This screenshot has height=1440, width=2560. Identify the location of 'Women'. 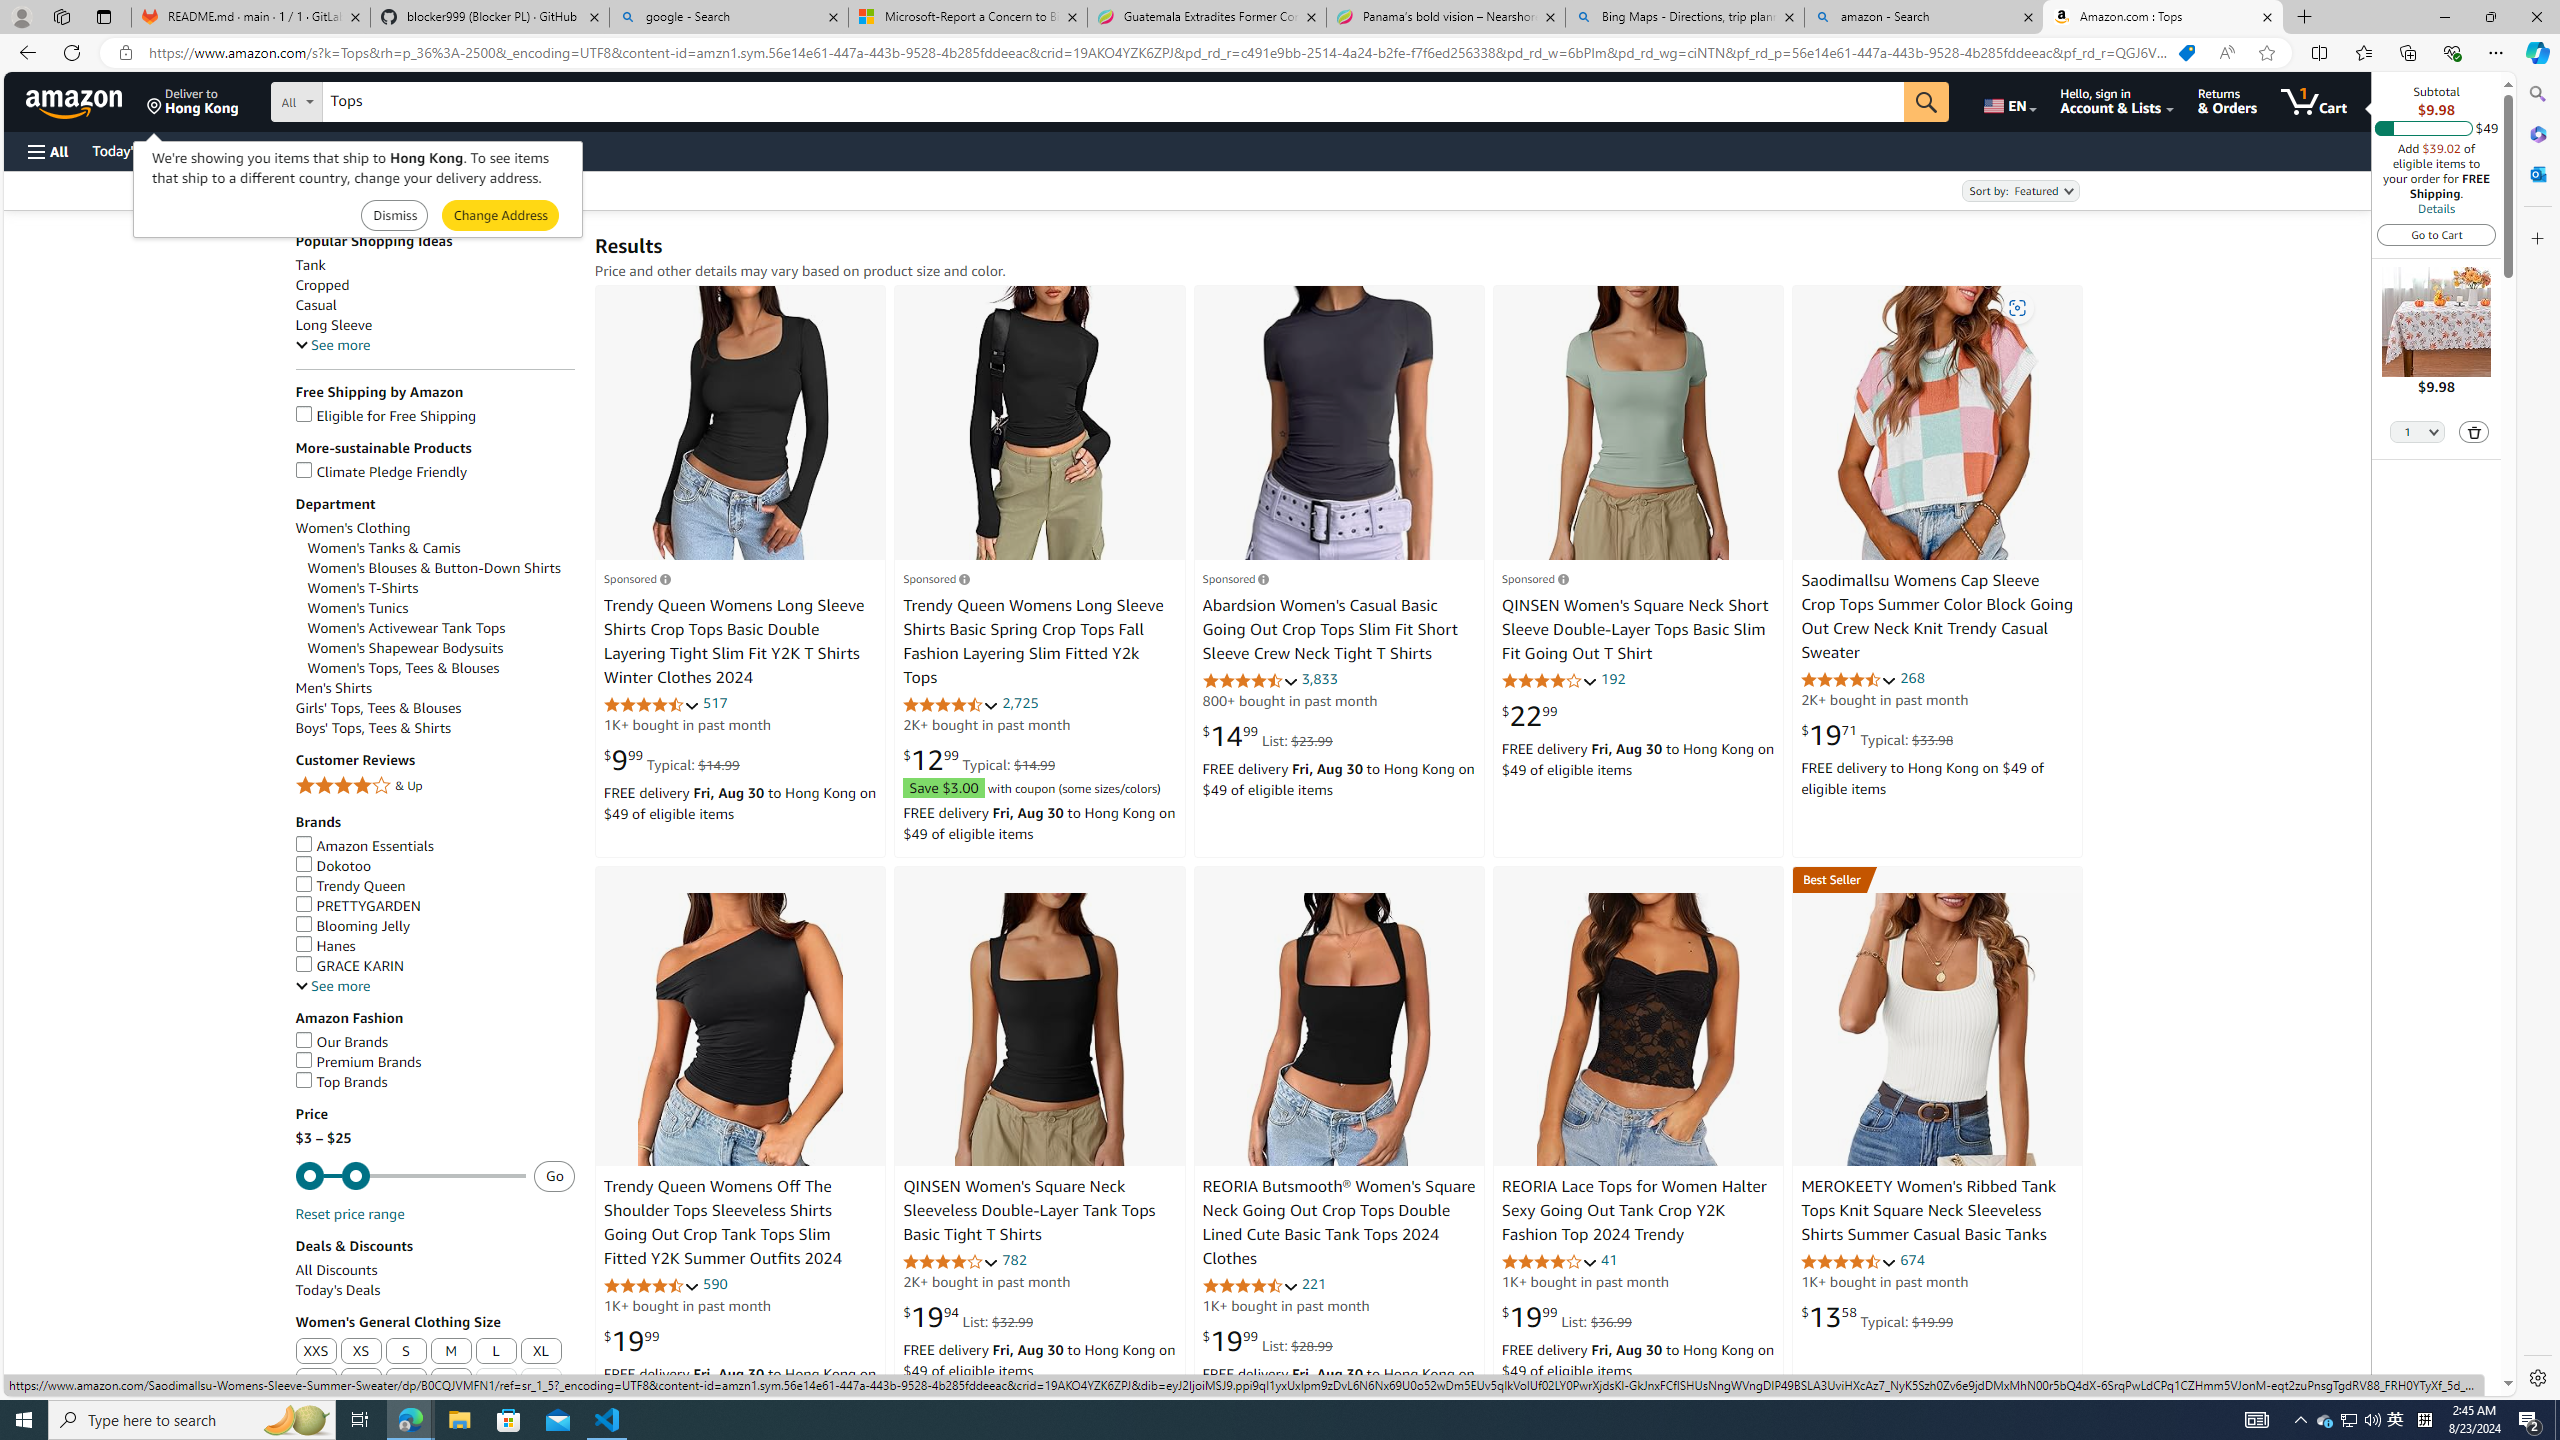
(432, 567).